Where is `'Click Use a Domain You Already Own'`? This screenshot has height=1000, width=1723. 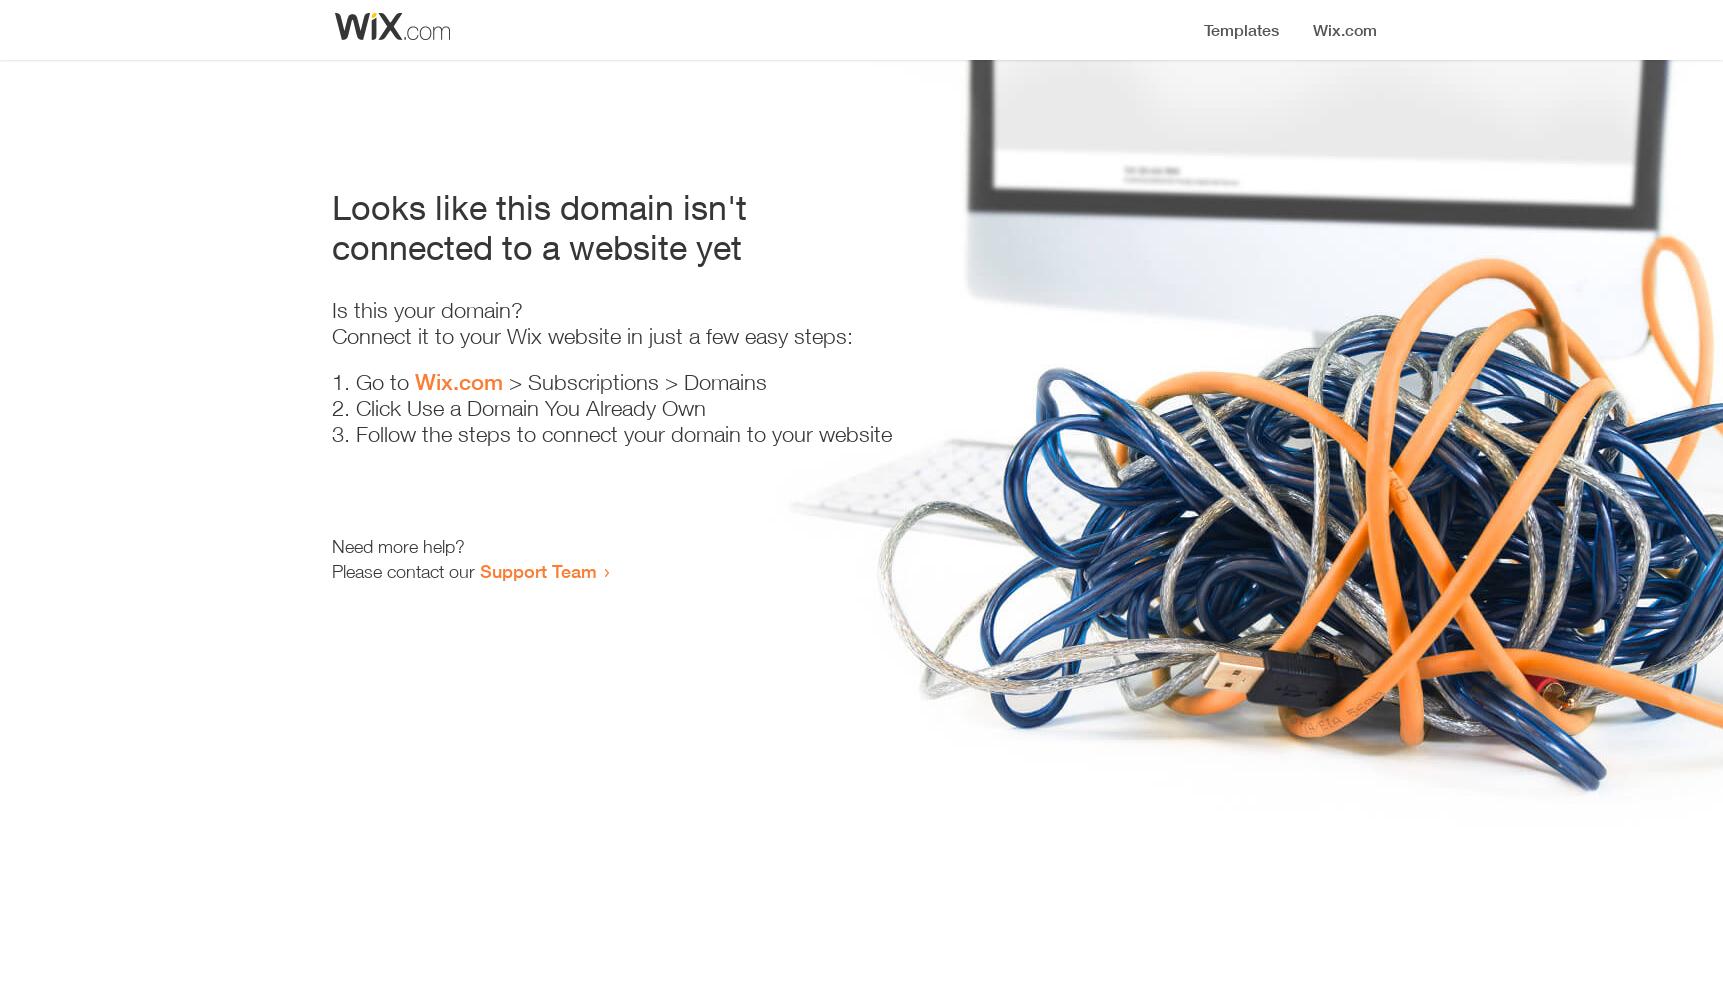
'Click Use a Domain You Already Own' is located at coordinates (528, 408).